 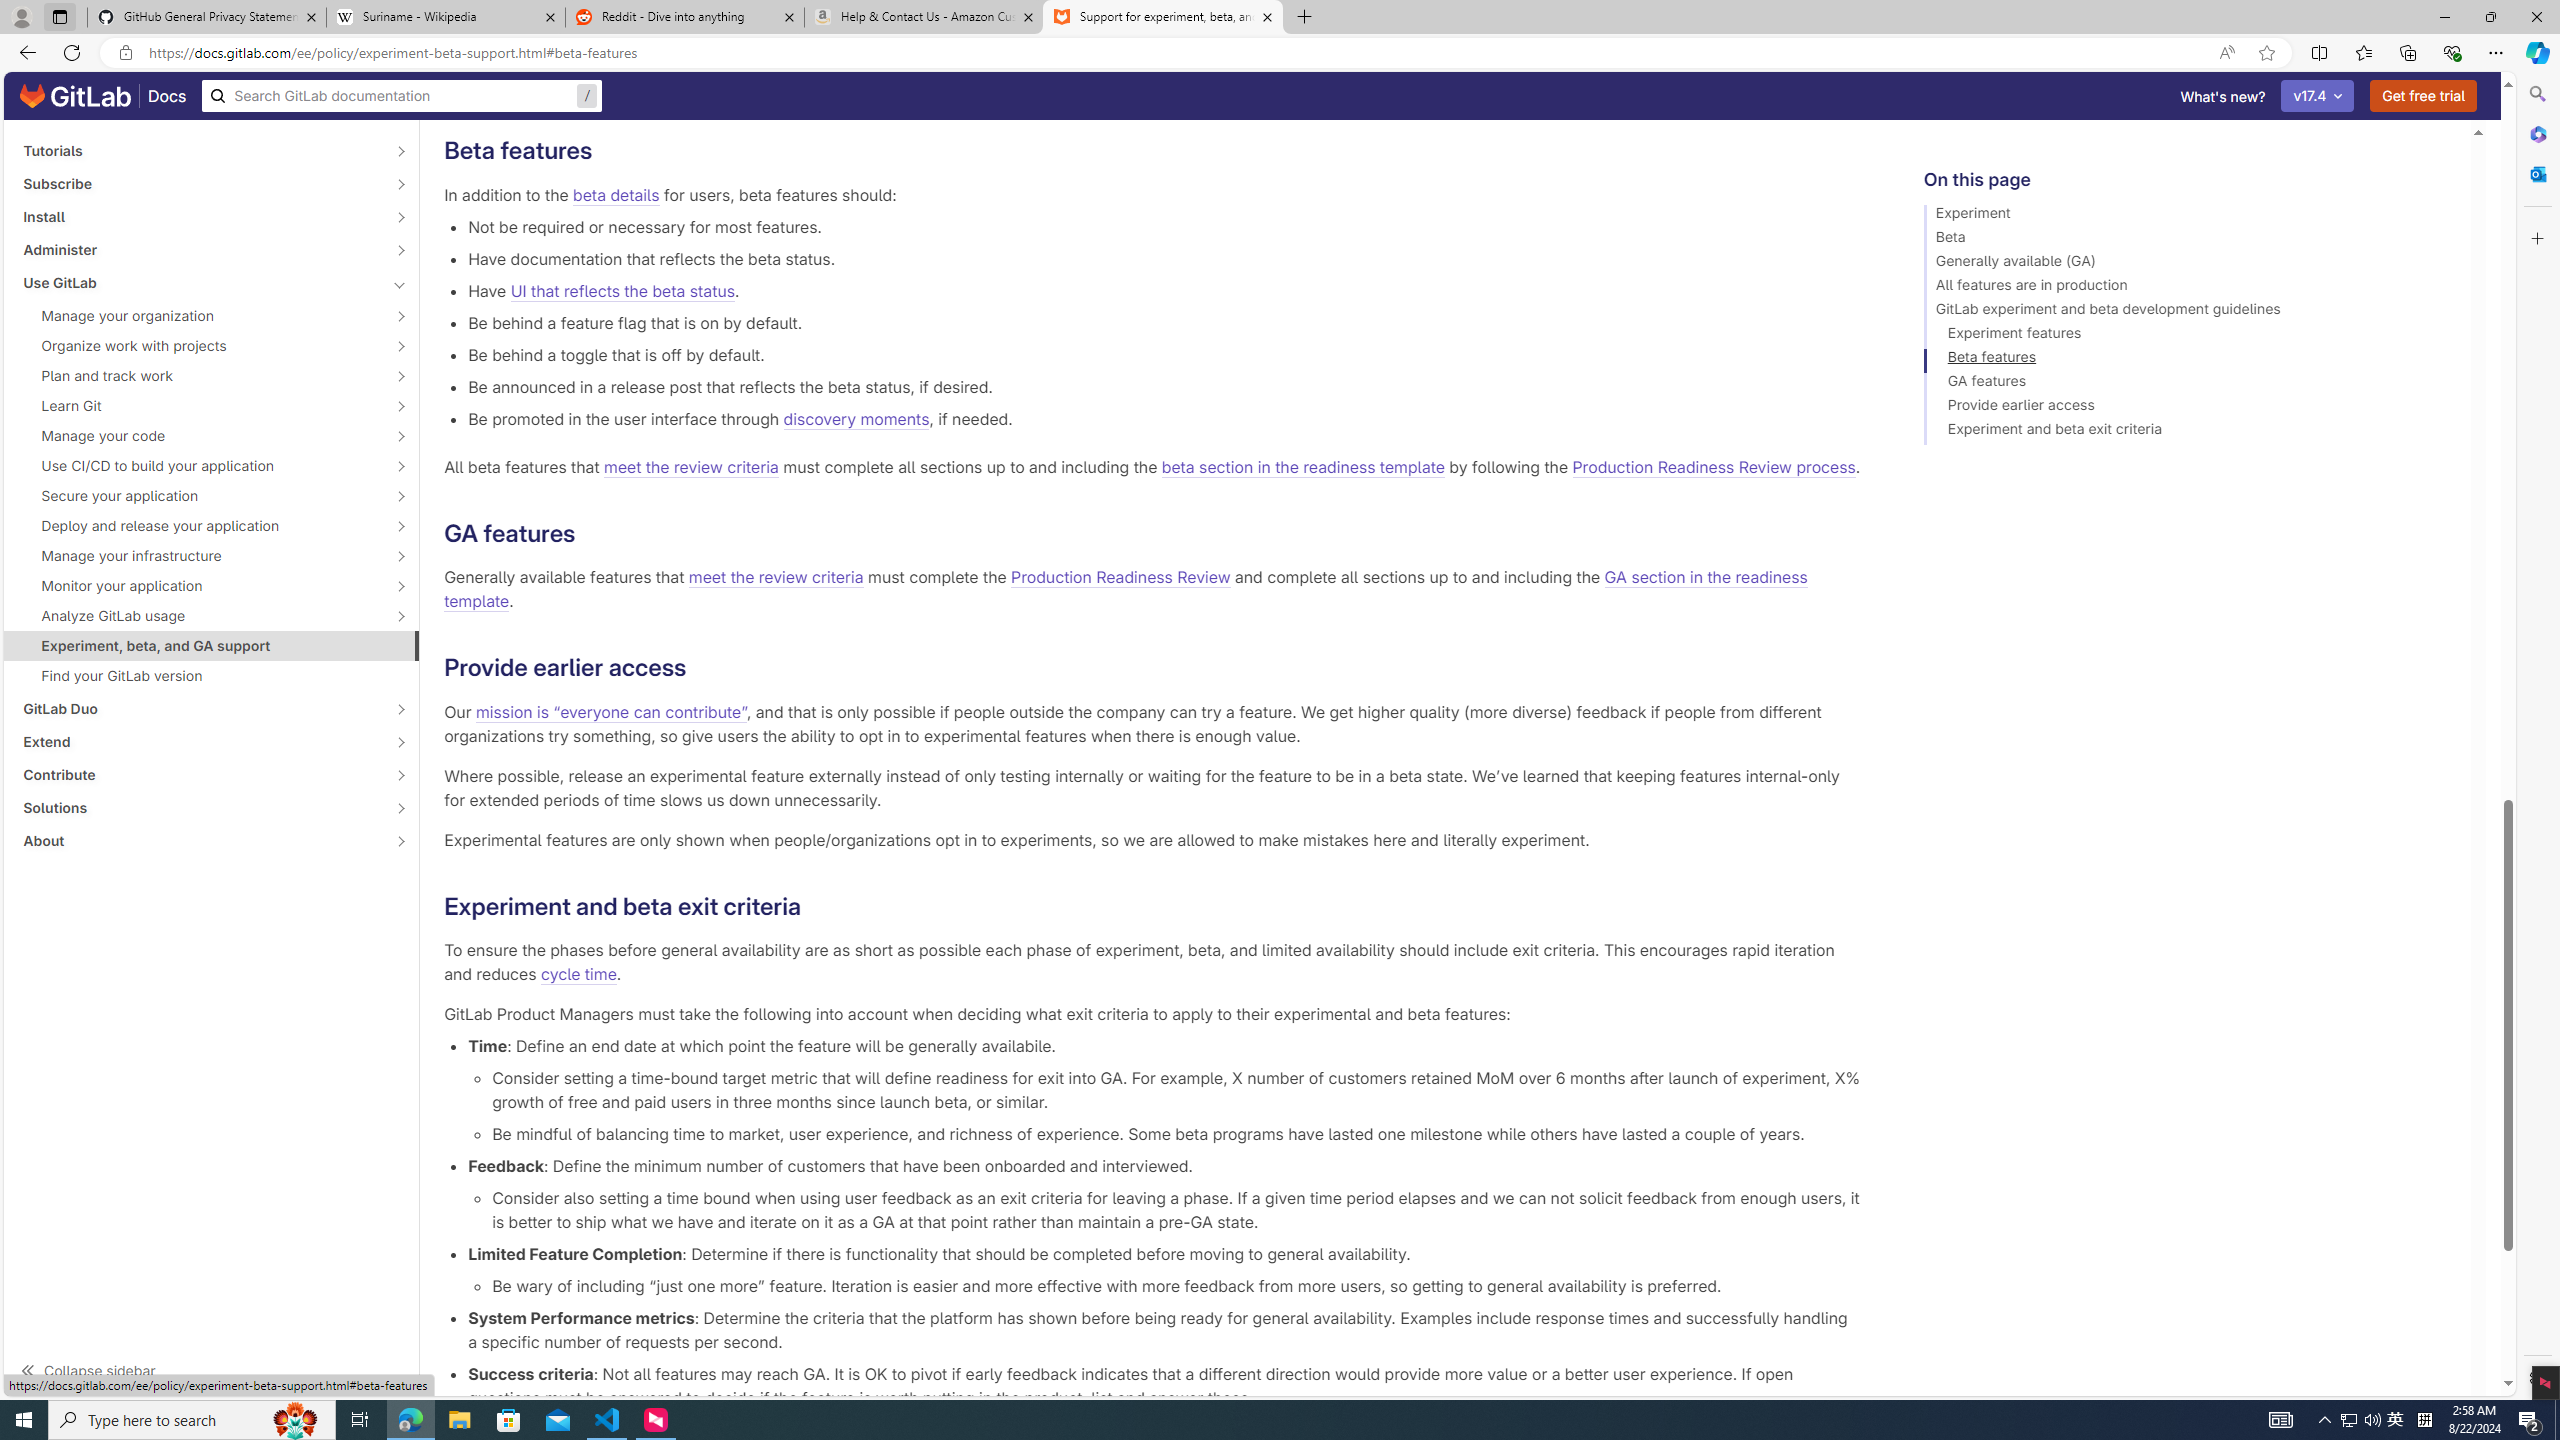 I want to click on 'Manage your organization', so click(x=199, y=315).